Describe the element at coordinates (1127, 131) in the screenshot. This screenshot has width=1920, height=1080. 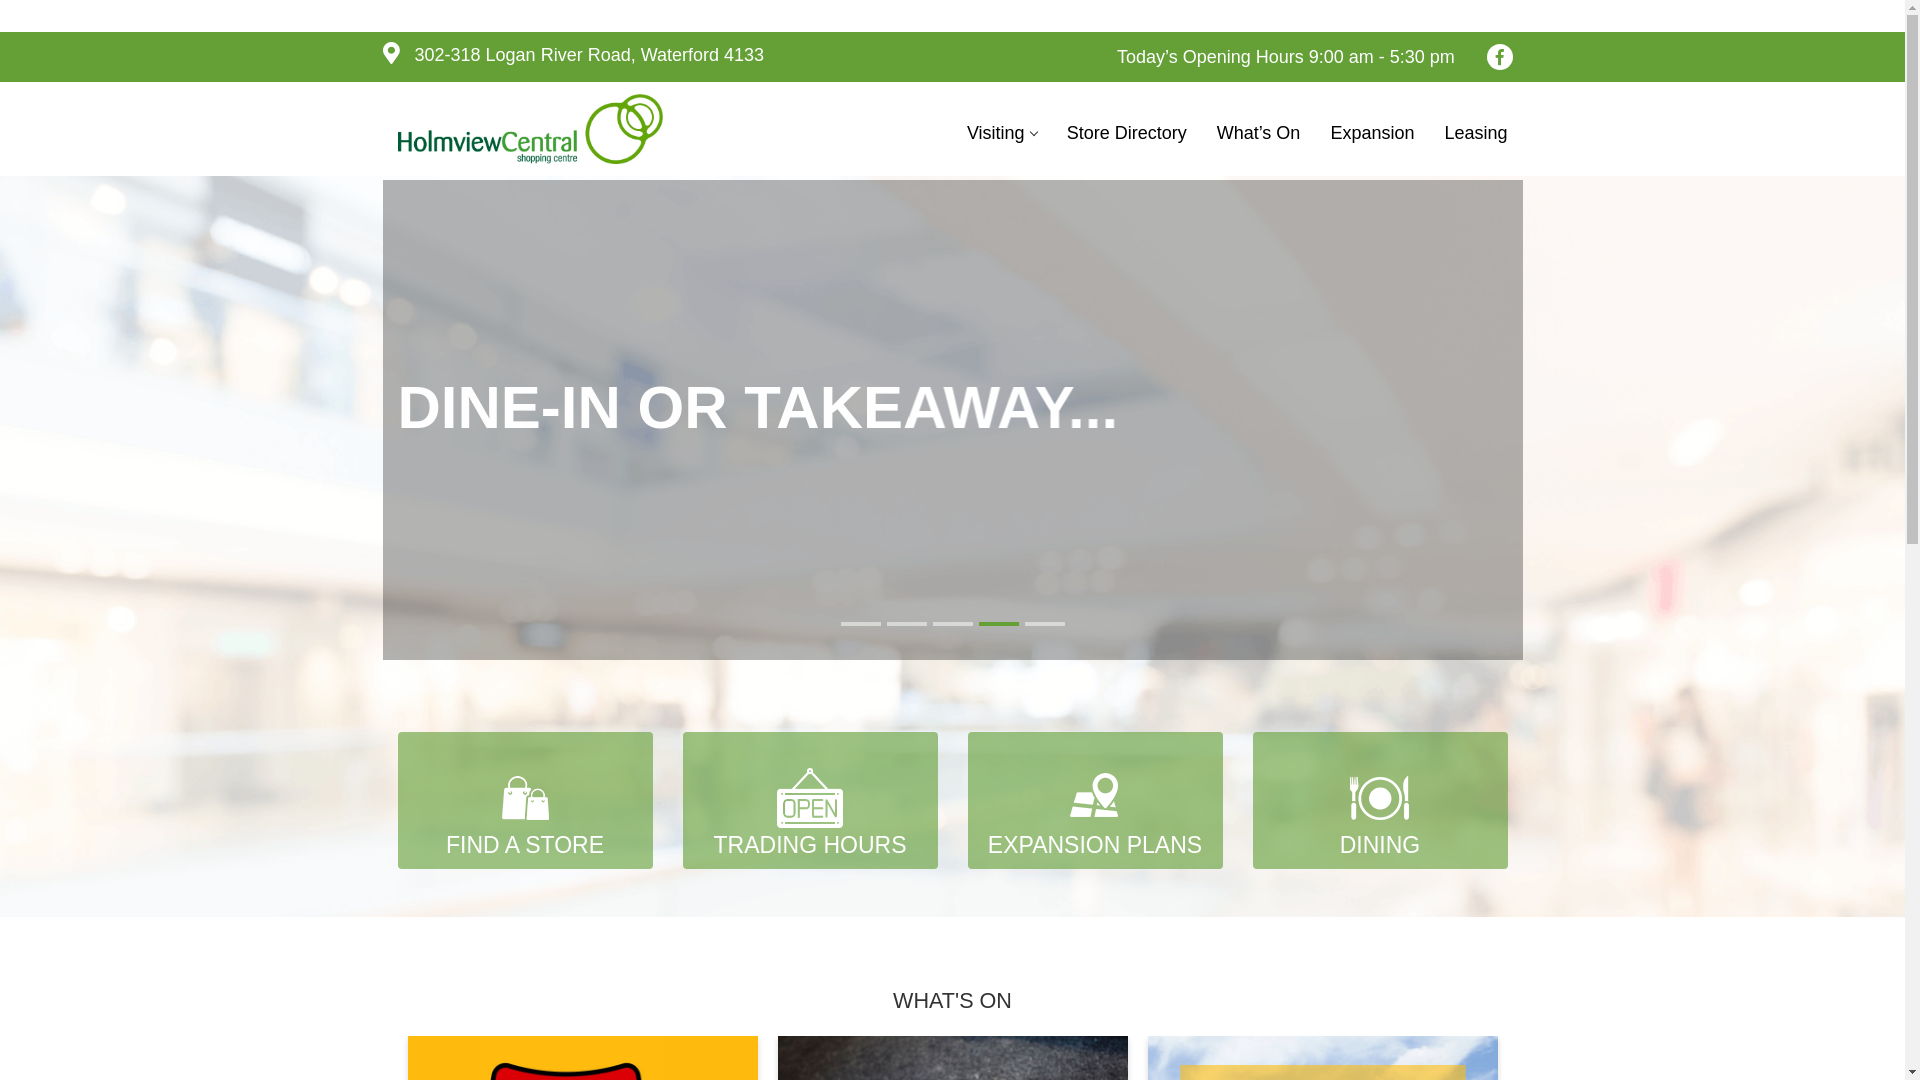
I see `'Store Directory'` at that location.